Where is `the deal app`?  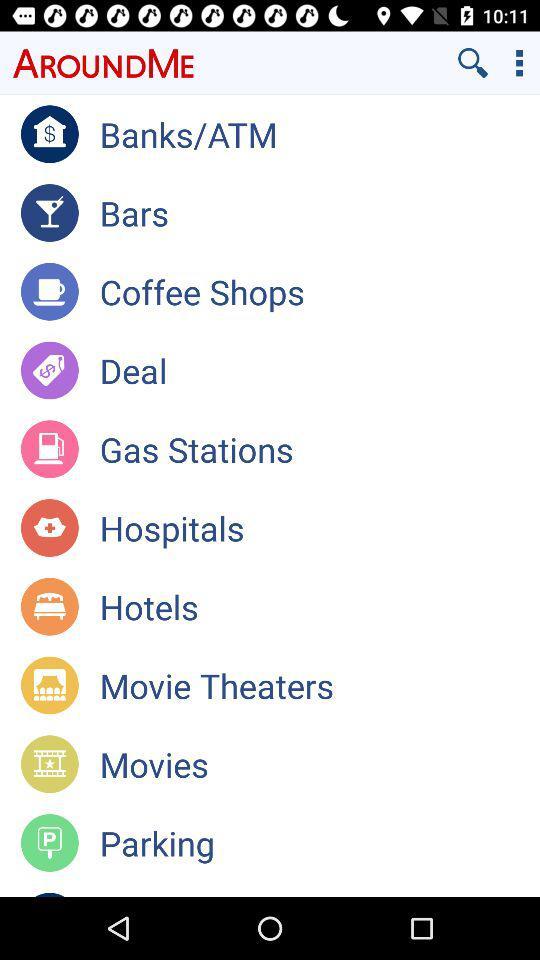 the deal app is located at coordinates (319, 369).